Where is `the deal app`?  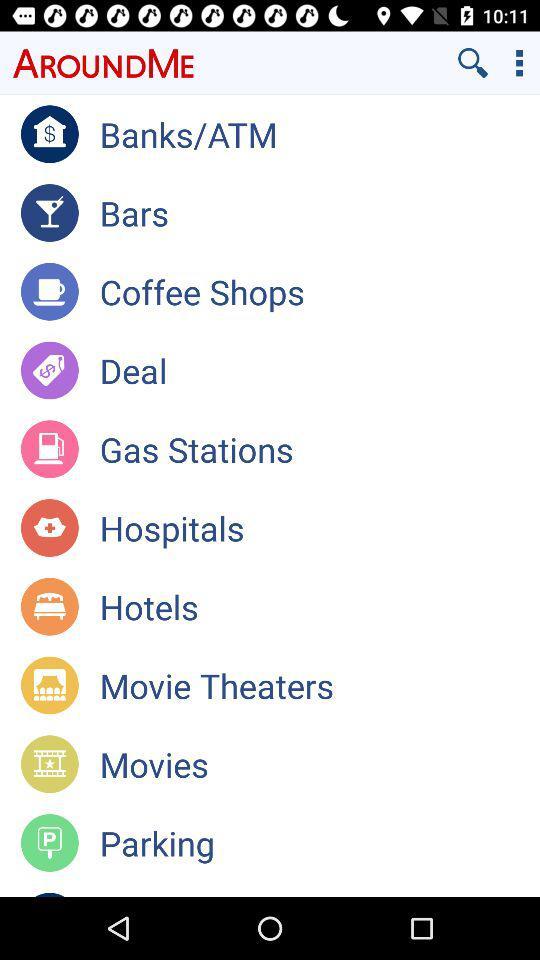 the deal app is located at coordinates (319, 369).